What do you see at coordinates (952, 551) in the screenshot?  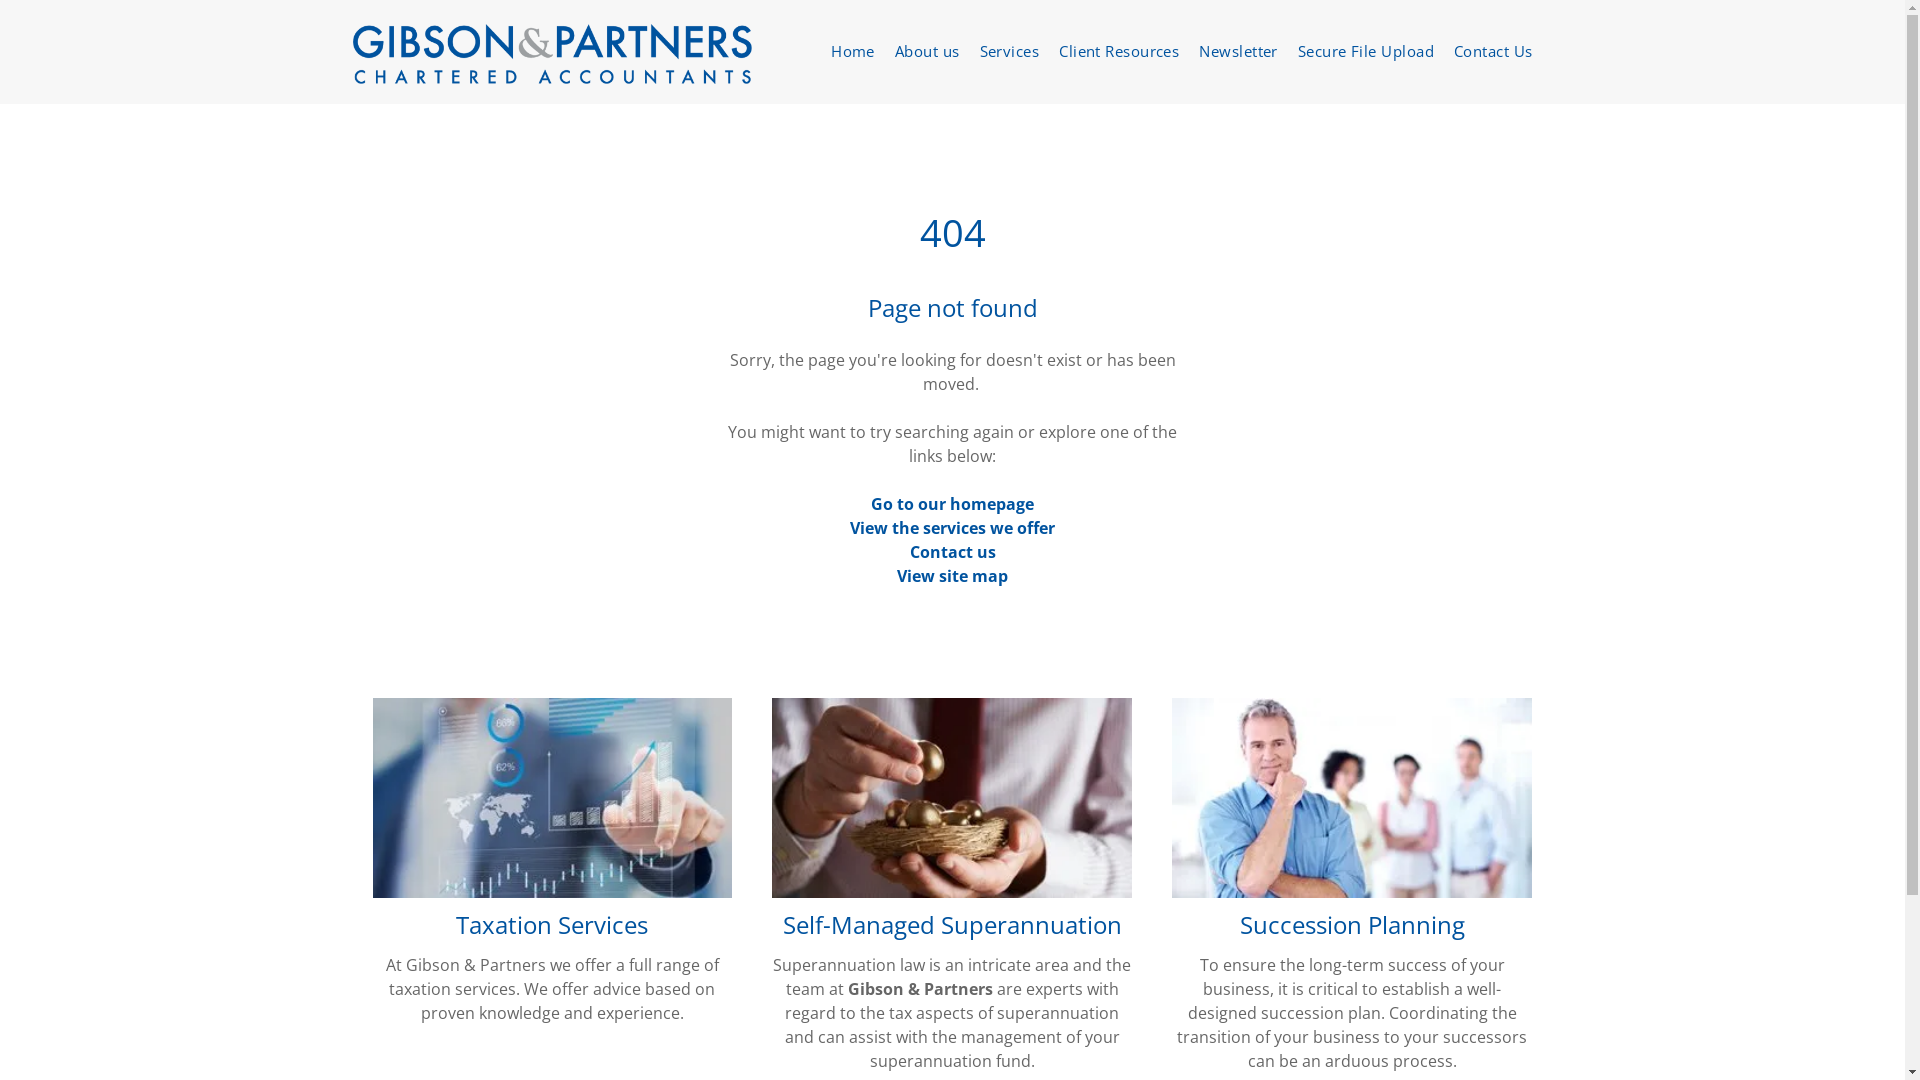 I see `'Contact us'` at bounding box center [952, 551].